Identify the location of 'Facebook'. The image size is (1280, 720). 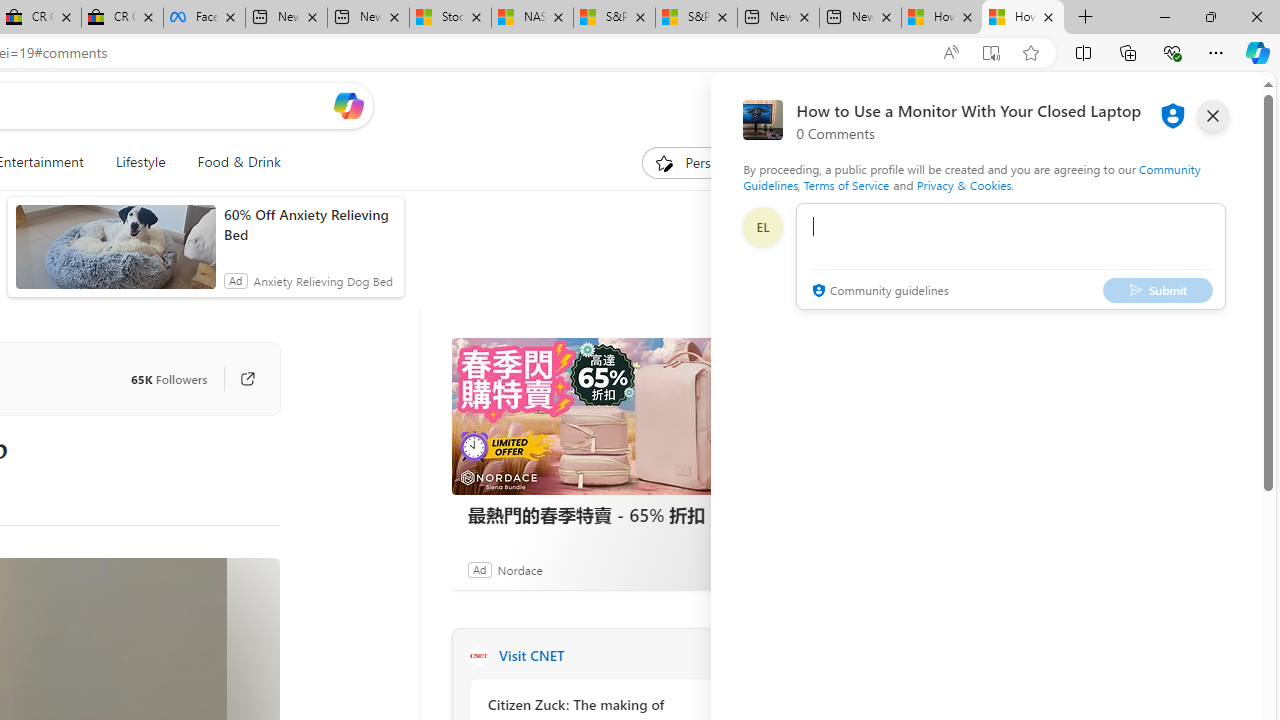
(204, 17).